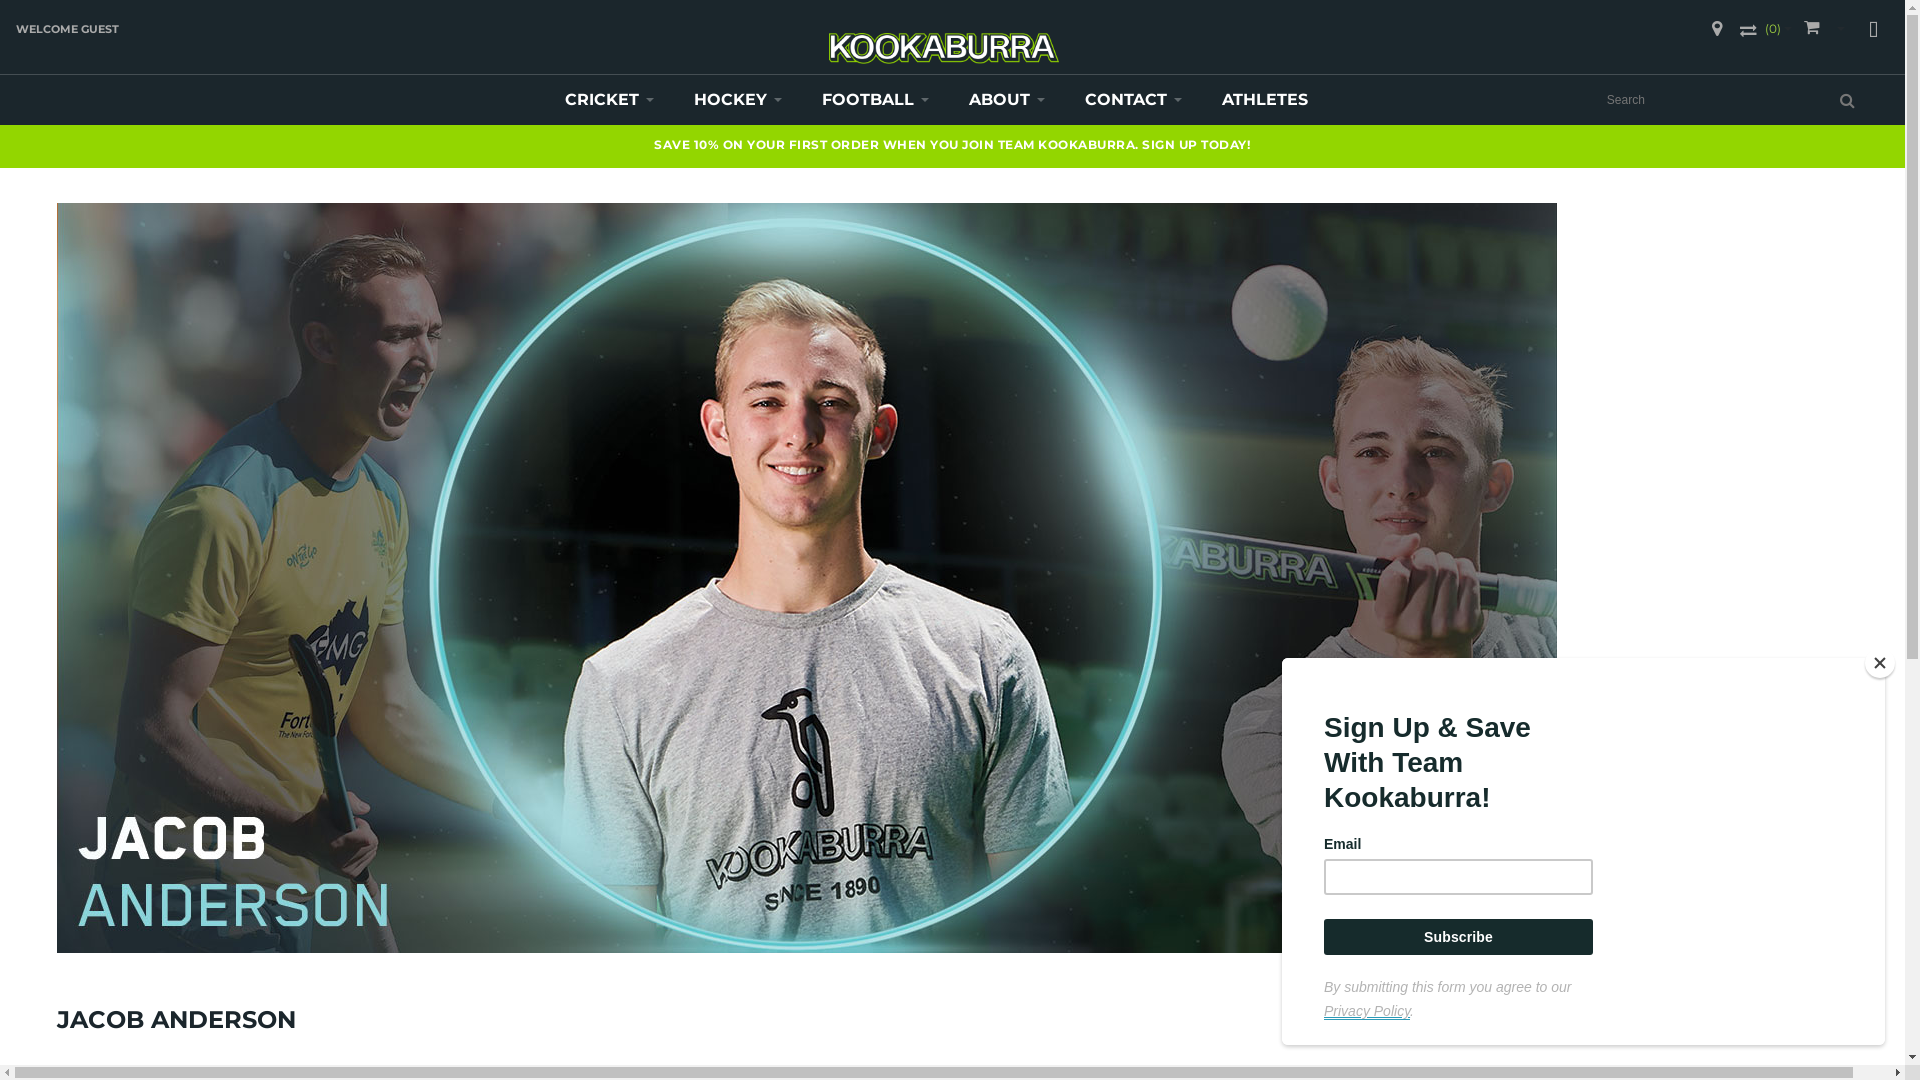 The width and height of the screenshot is (1920, 1080). Describe the element at coordinates (1264, 100) in the screenshot. I see `'ATHLETES'` at that location.